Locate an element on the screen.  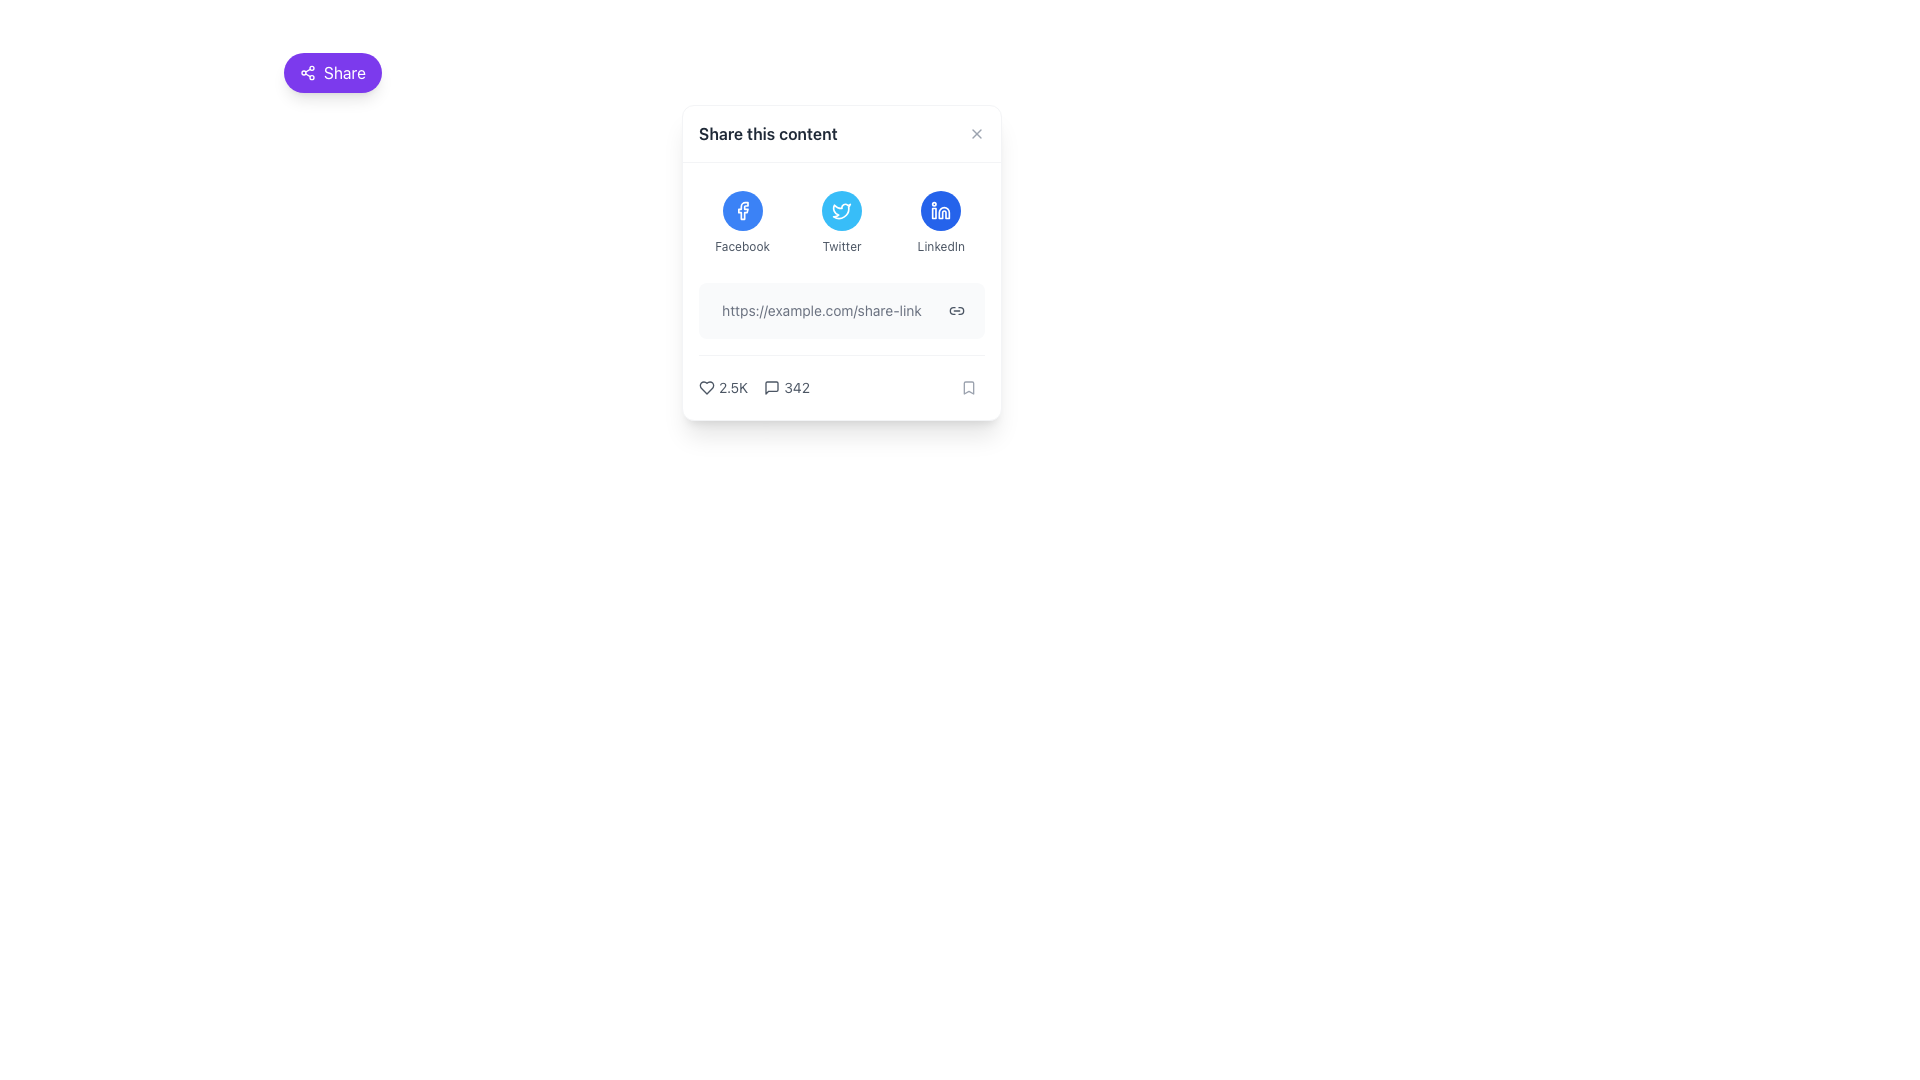
the bookmark icon located near the bottom-right corner of the sharing panel, which is directly to the right of the numeric indicator showing the number of comments is located at coordinates (969, 388).